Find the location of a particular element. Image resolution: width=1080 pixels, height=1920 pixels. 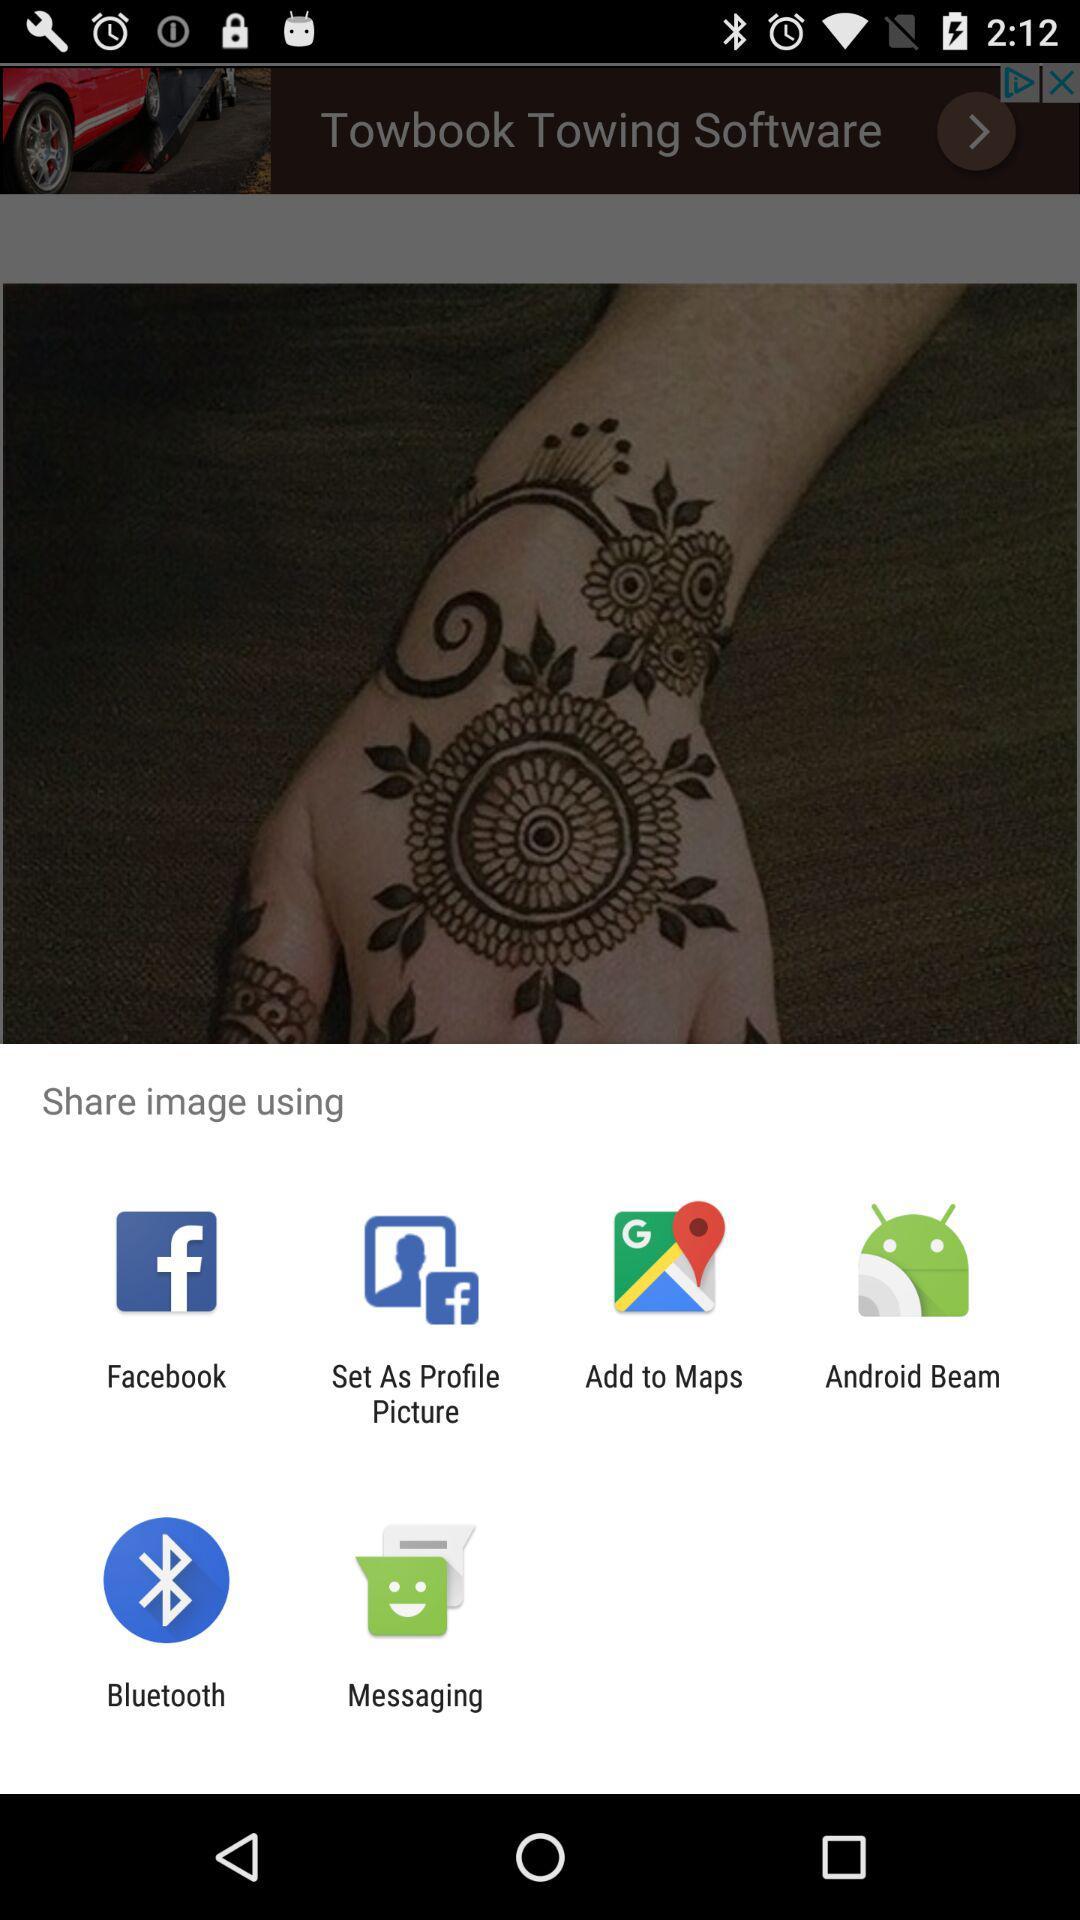

the messaging is located at coordinates (414, 1711).